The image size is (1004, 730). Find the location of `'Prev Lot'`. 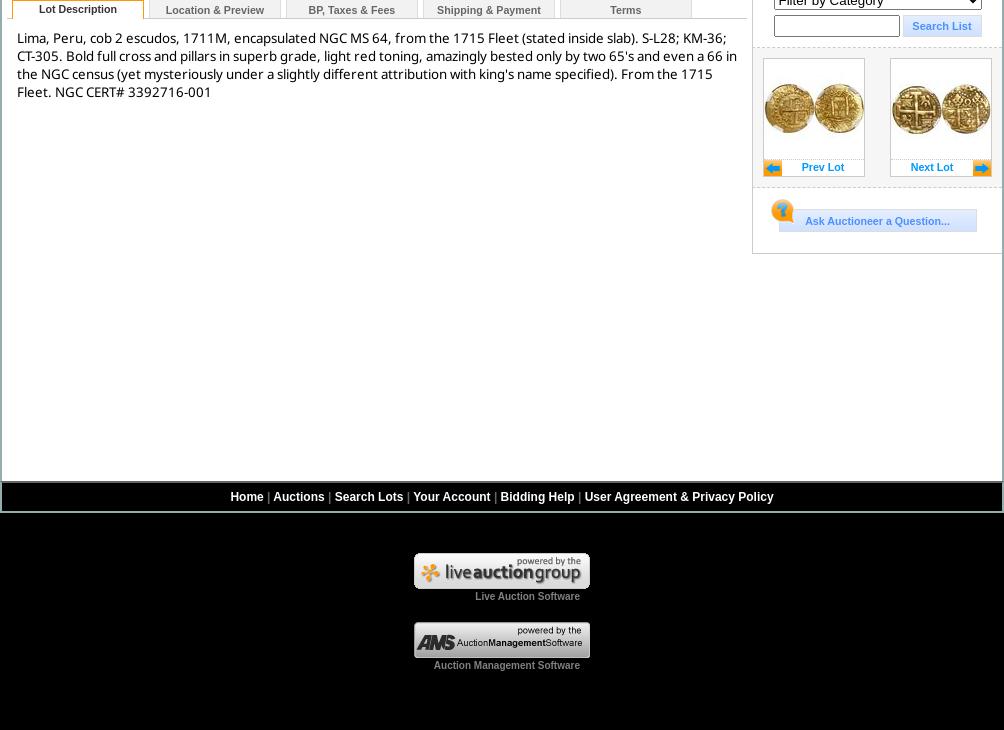

'Prev Lot' is located at coordinates (822, 166).